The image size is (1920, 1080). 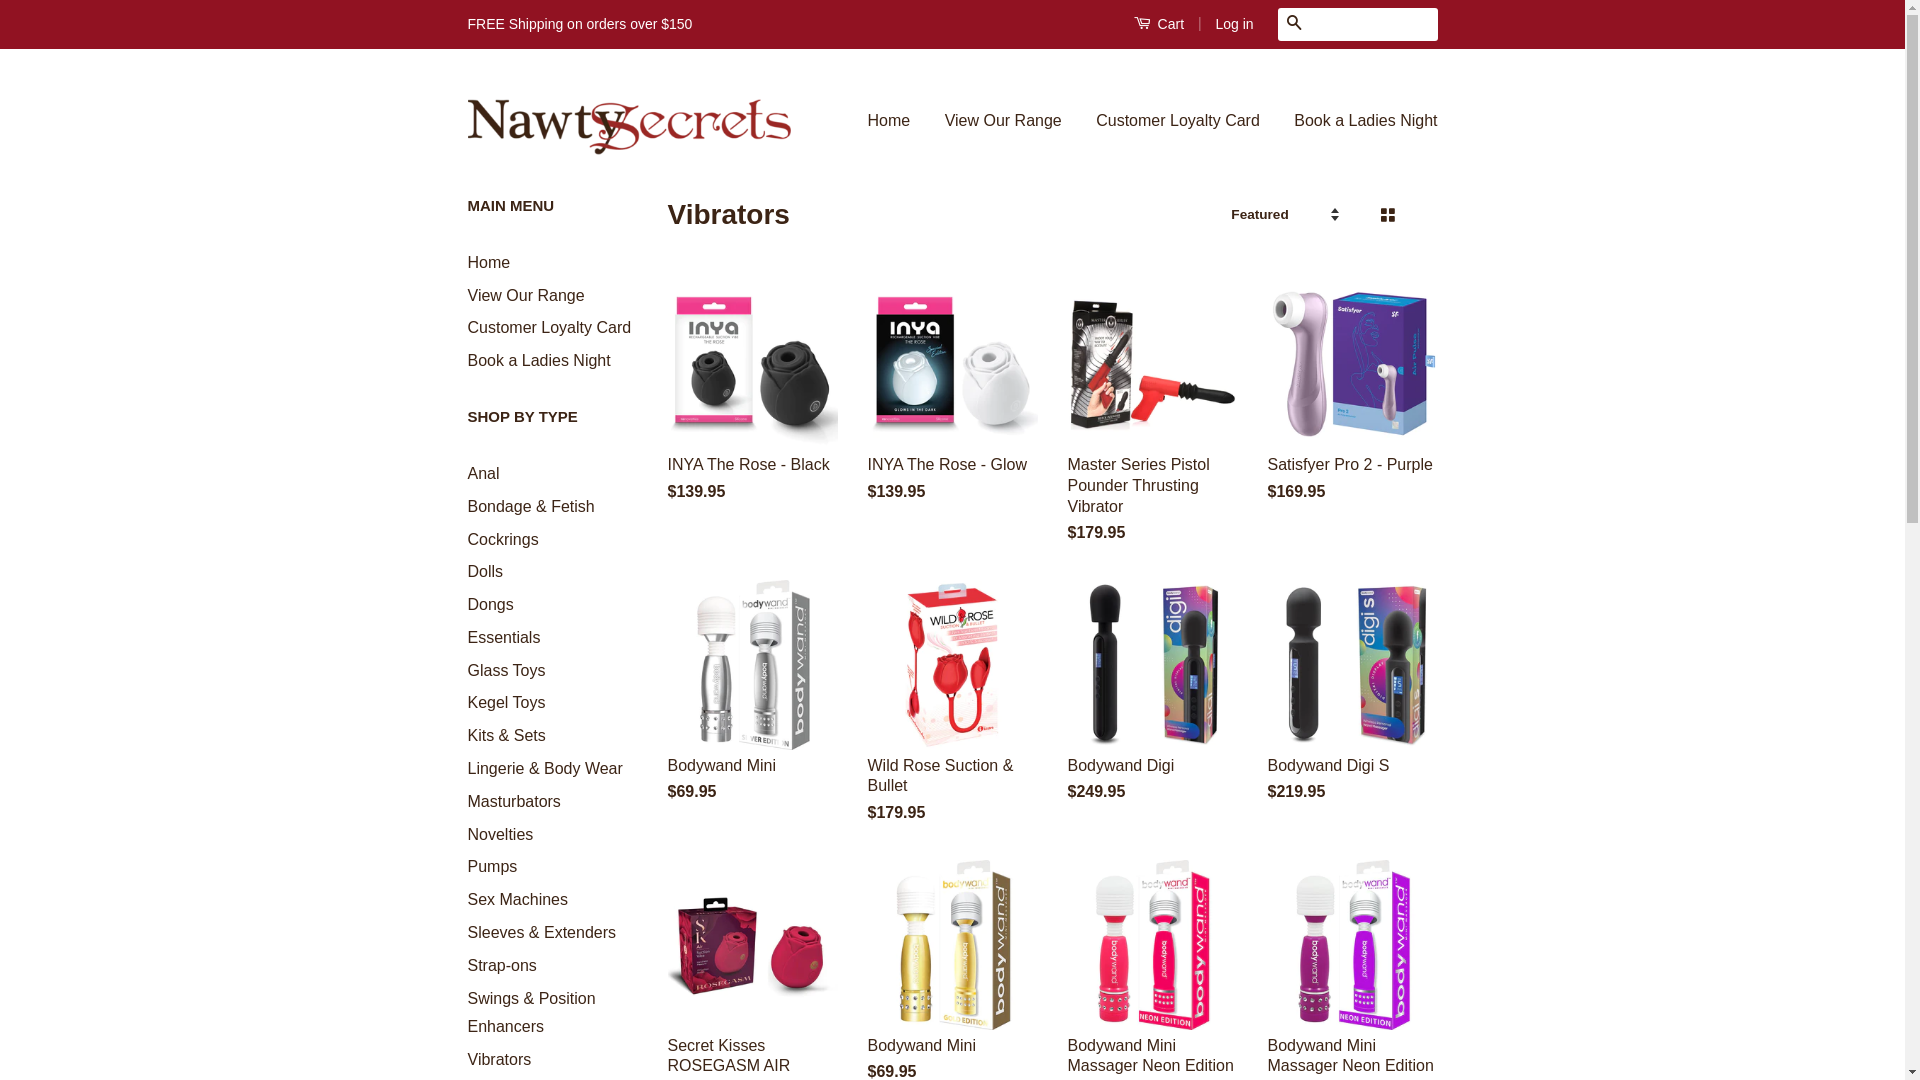 What do you see at coordinates (542, 932) in the screenshot?
I see `'Sleeves & Extenders'` at bounding box center [542, 932].